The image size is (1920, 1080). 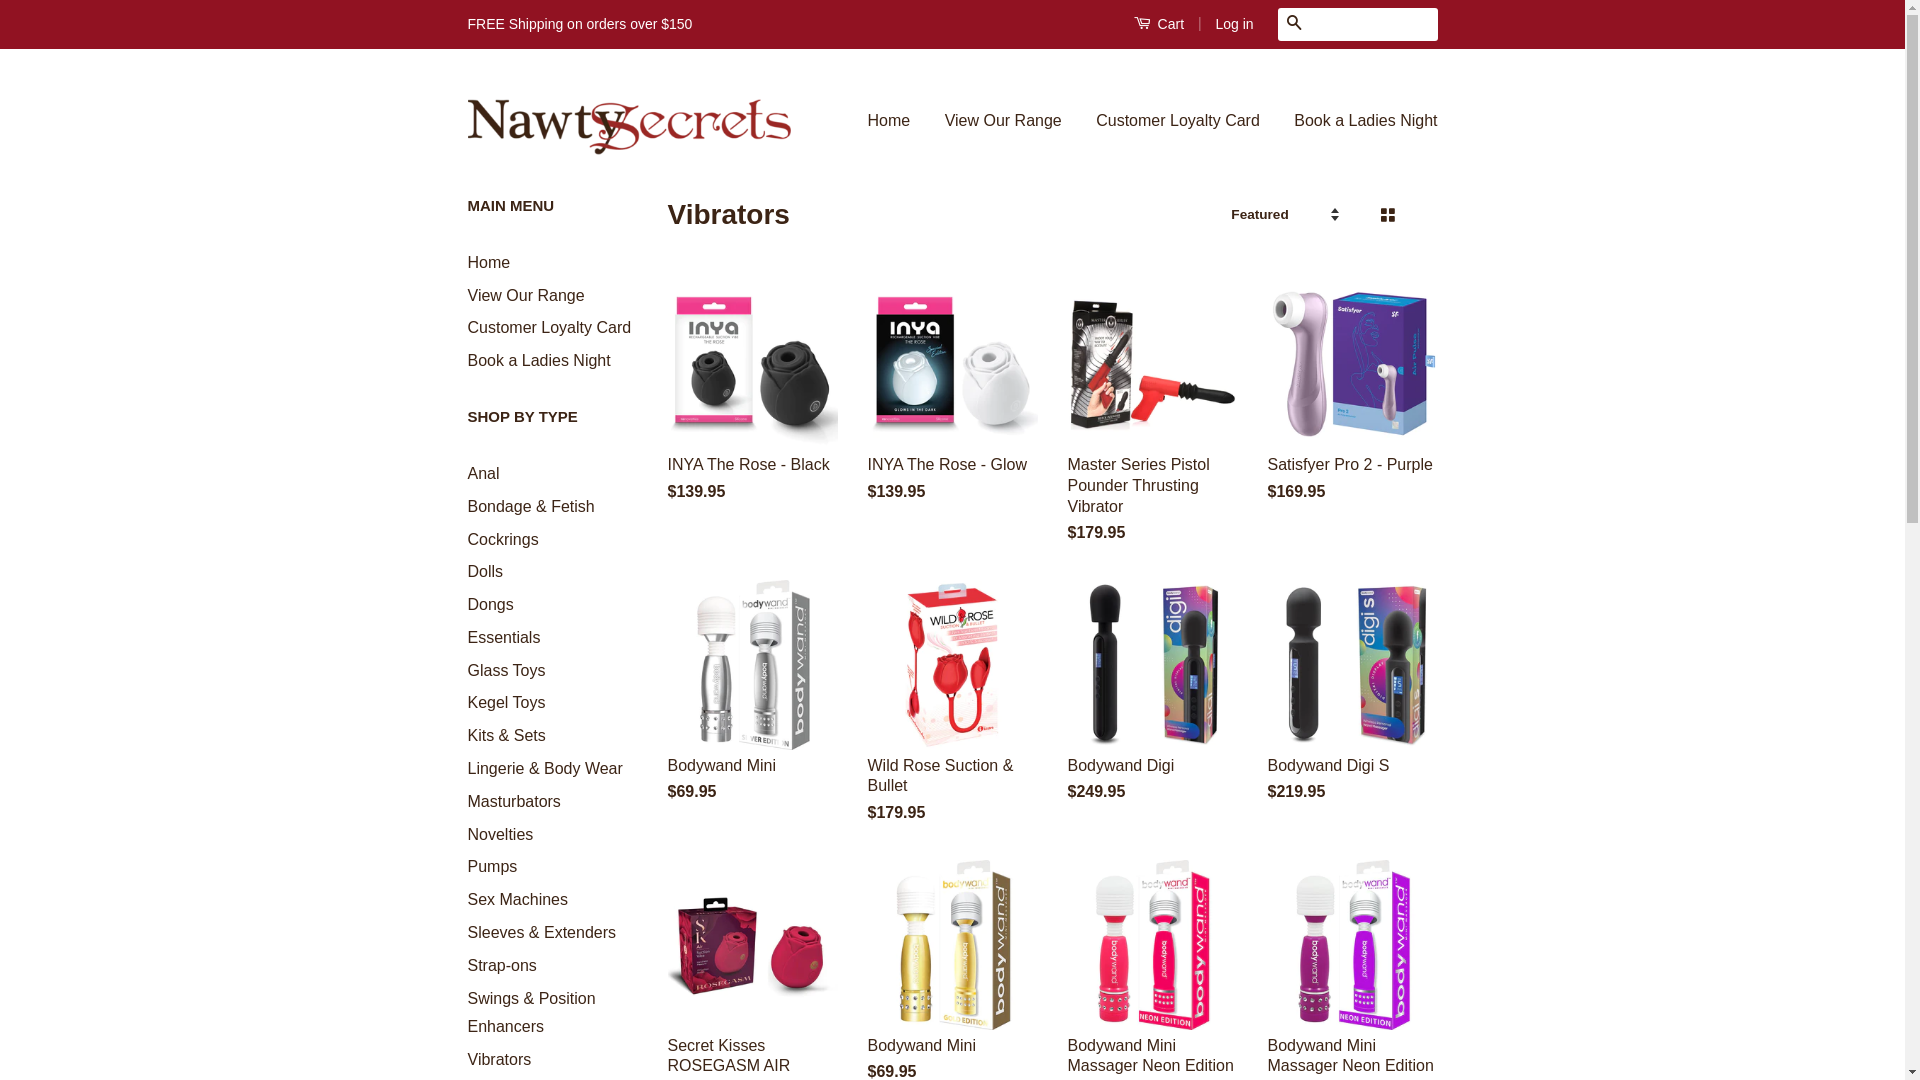 What do you see at coordinates (542, 932) in the screenshot?
I see `'Sleeves & Extenders'` at bounding box center [542, 932].